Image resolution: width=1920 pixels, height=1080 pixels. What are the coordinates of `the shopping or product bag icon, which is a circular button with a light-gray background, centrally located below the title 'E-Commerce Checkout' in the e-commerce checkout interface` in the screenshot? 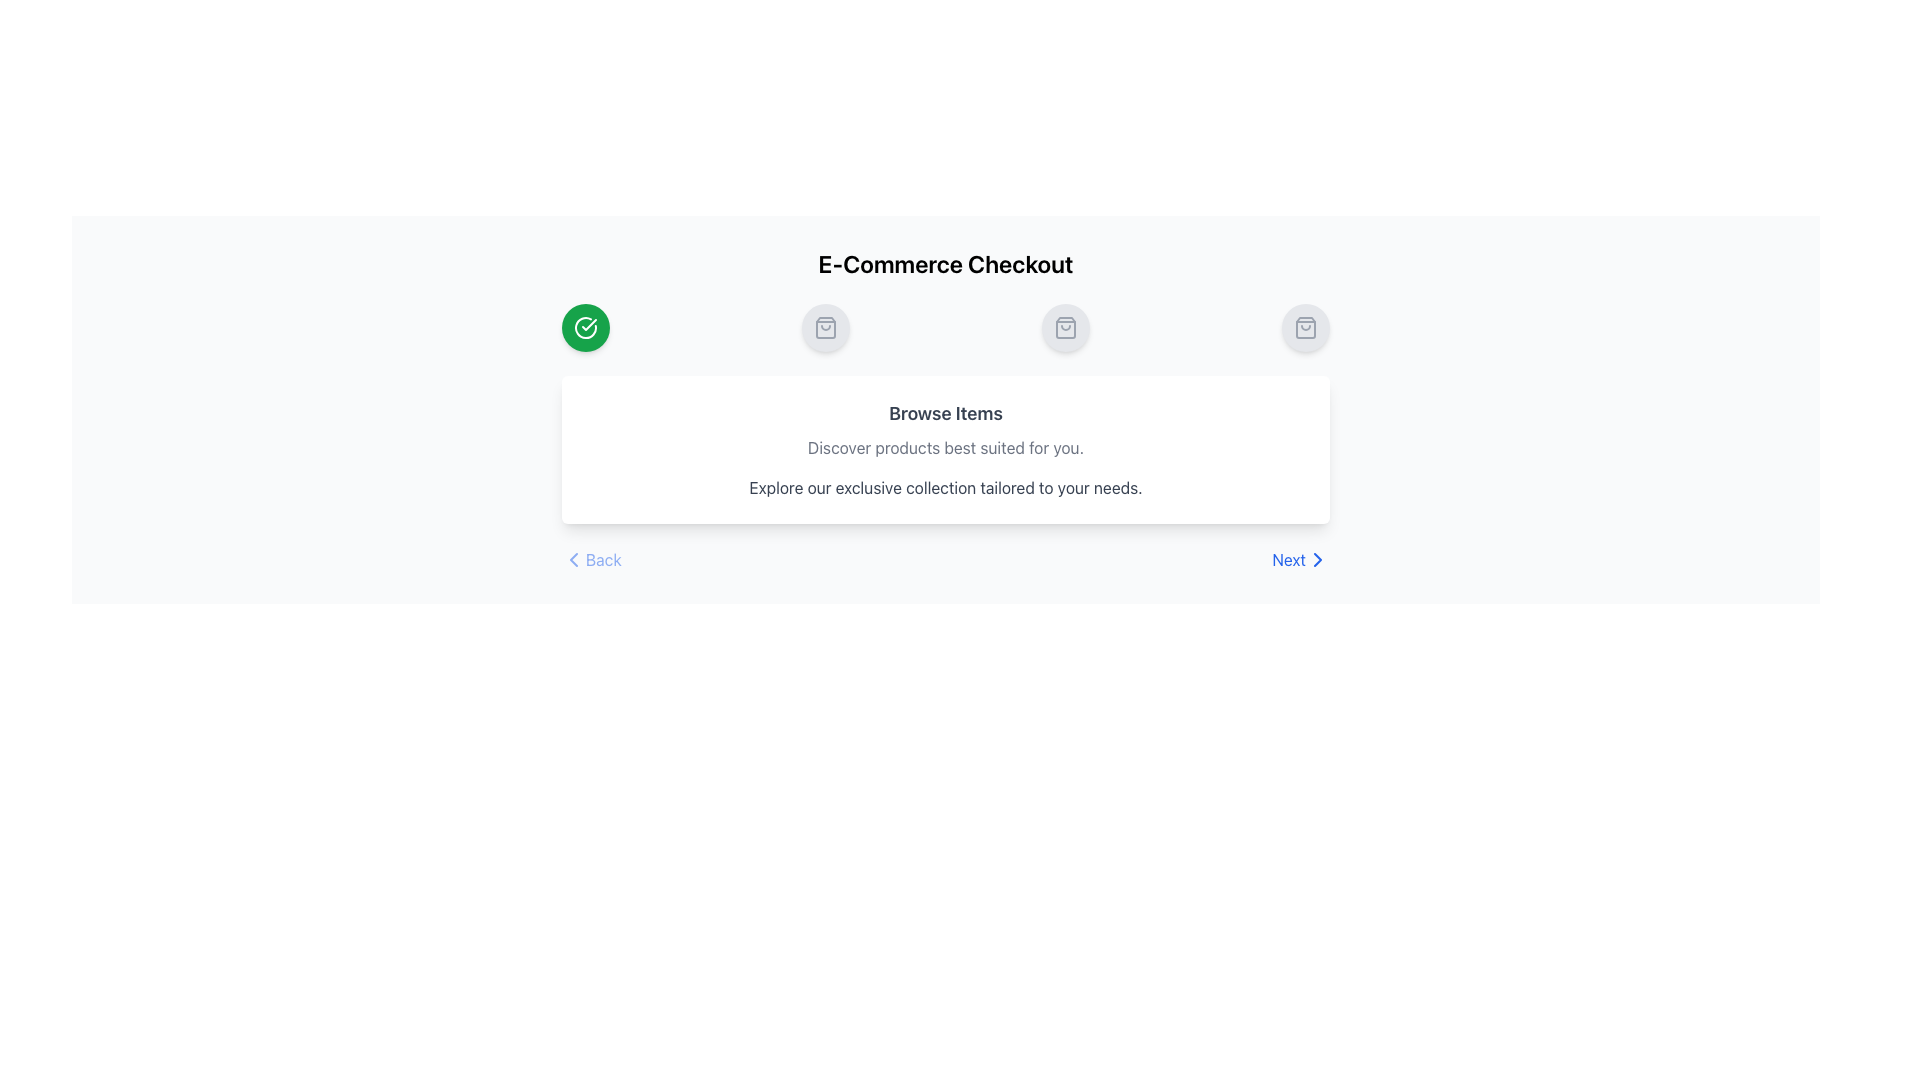 It's located at (1064, 326).